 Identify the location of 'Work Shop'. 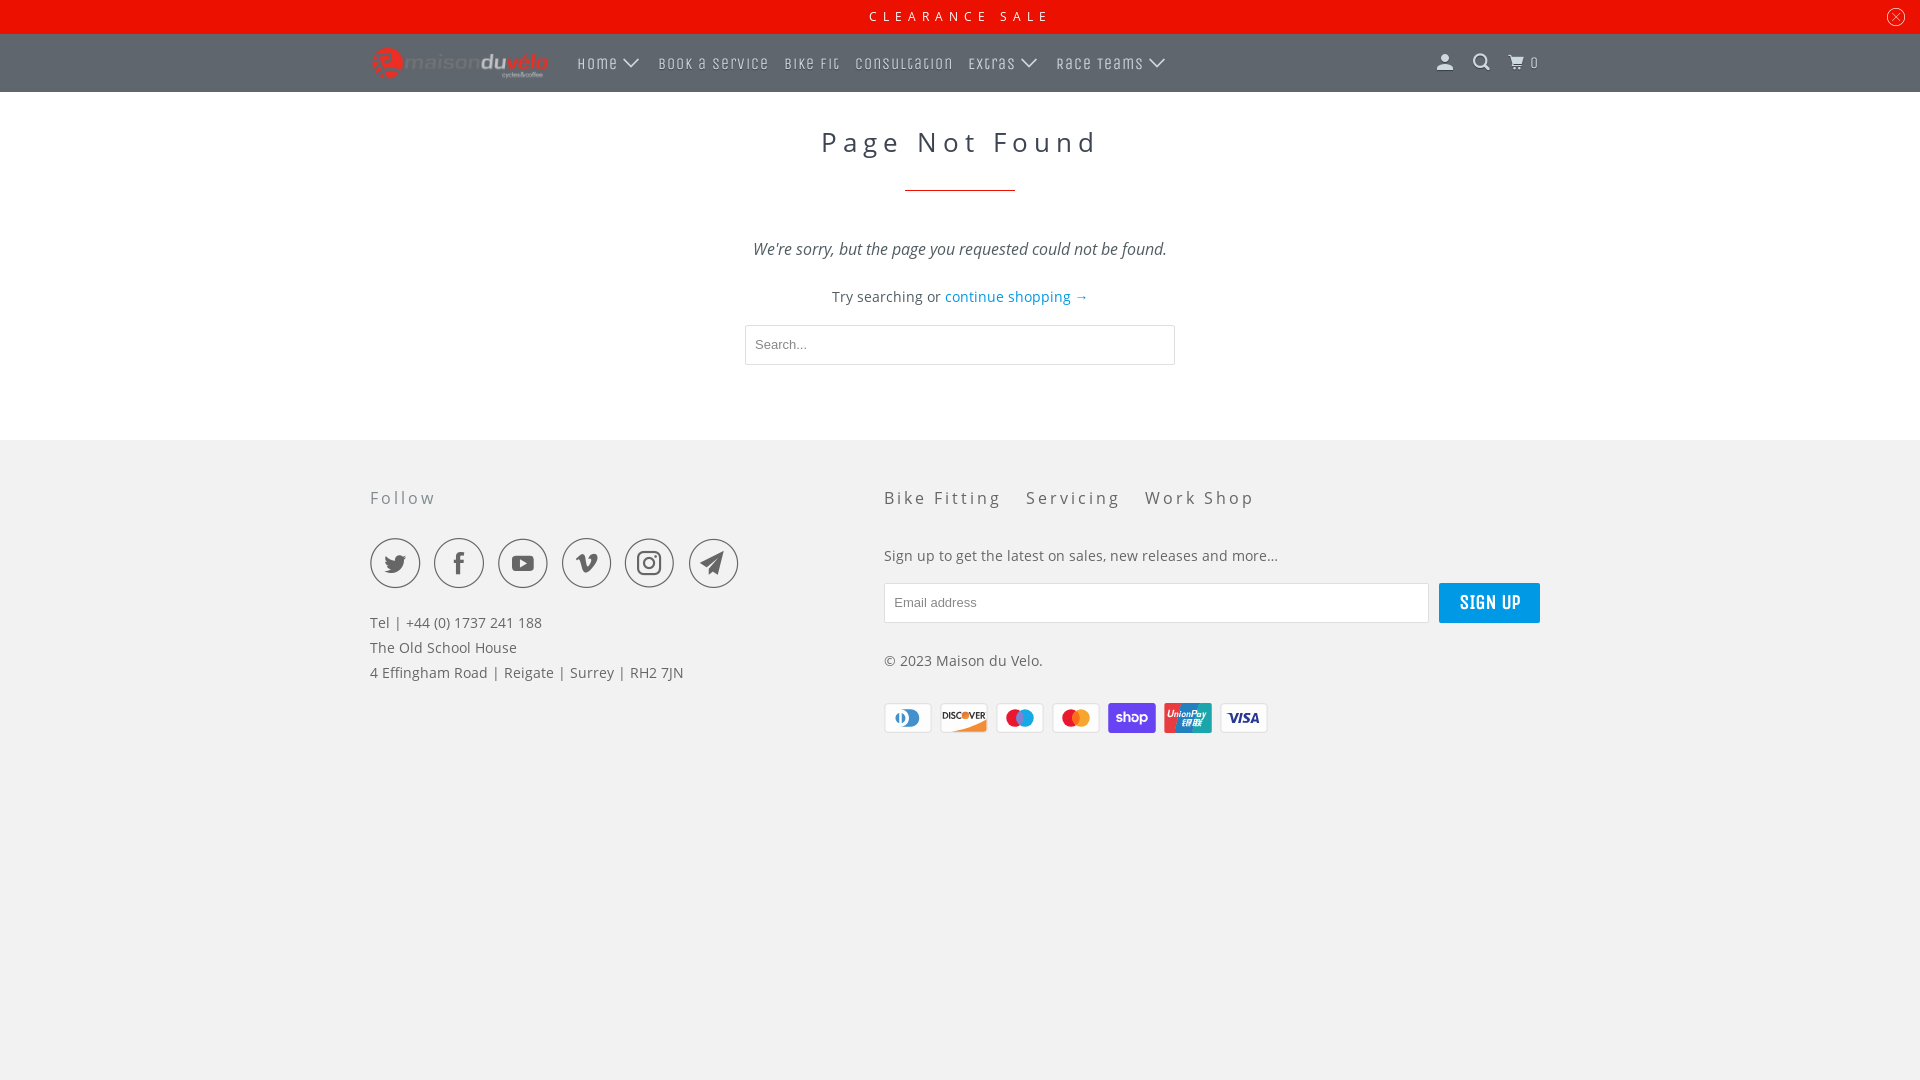
(1200, 497).